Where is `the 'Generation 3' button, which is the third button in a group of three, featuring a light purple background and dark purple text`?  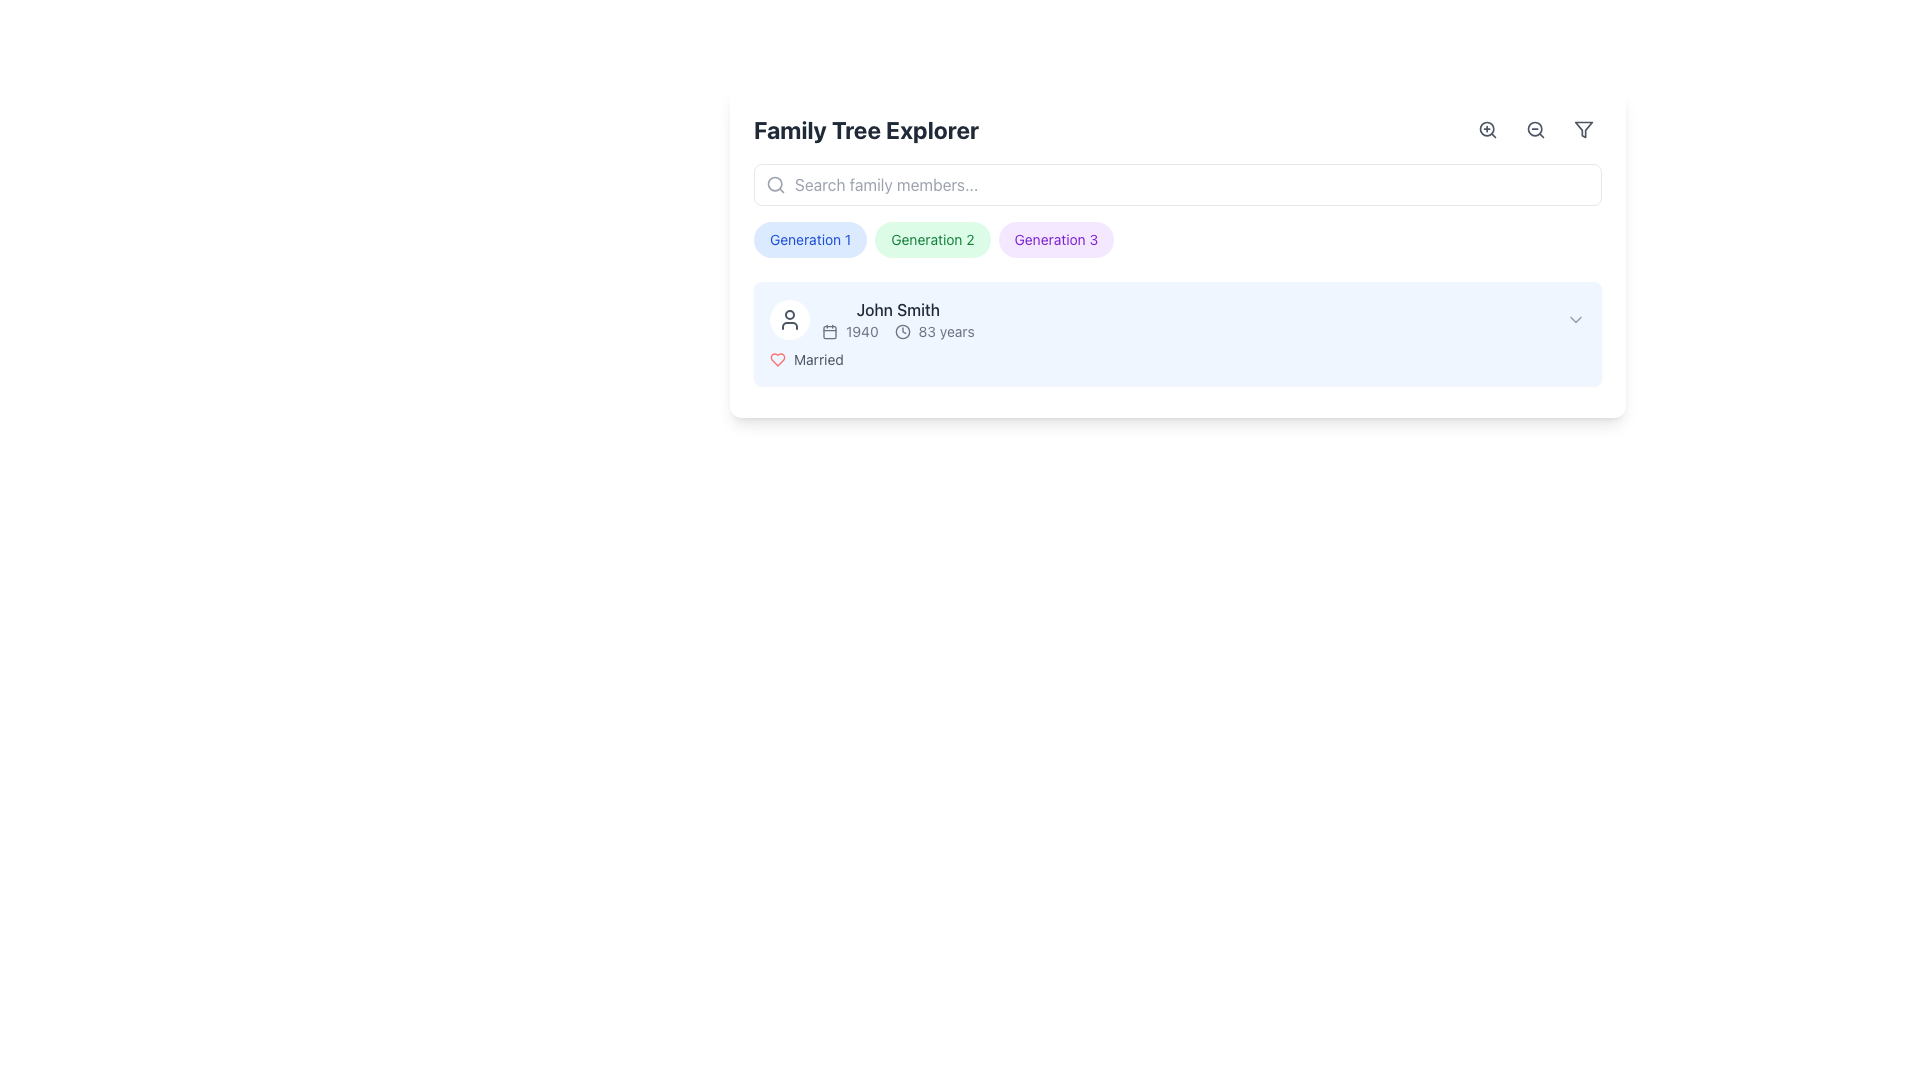
the 'Generation 3' button, which is the third button in a group of three, featuring a light purple background and dark purple text is located at coordinates (1055, 238).